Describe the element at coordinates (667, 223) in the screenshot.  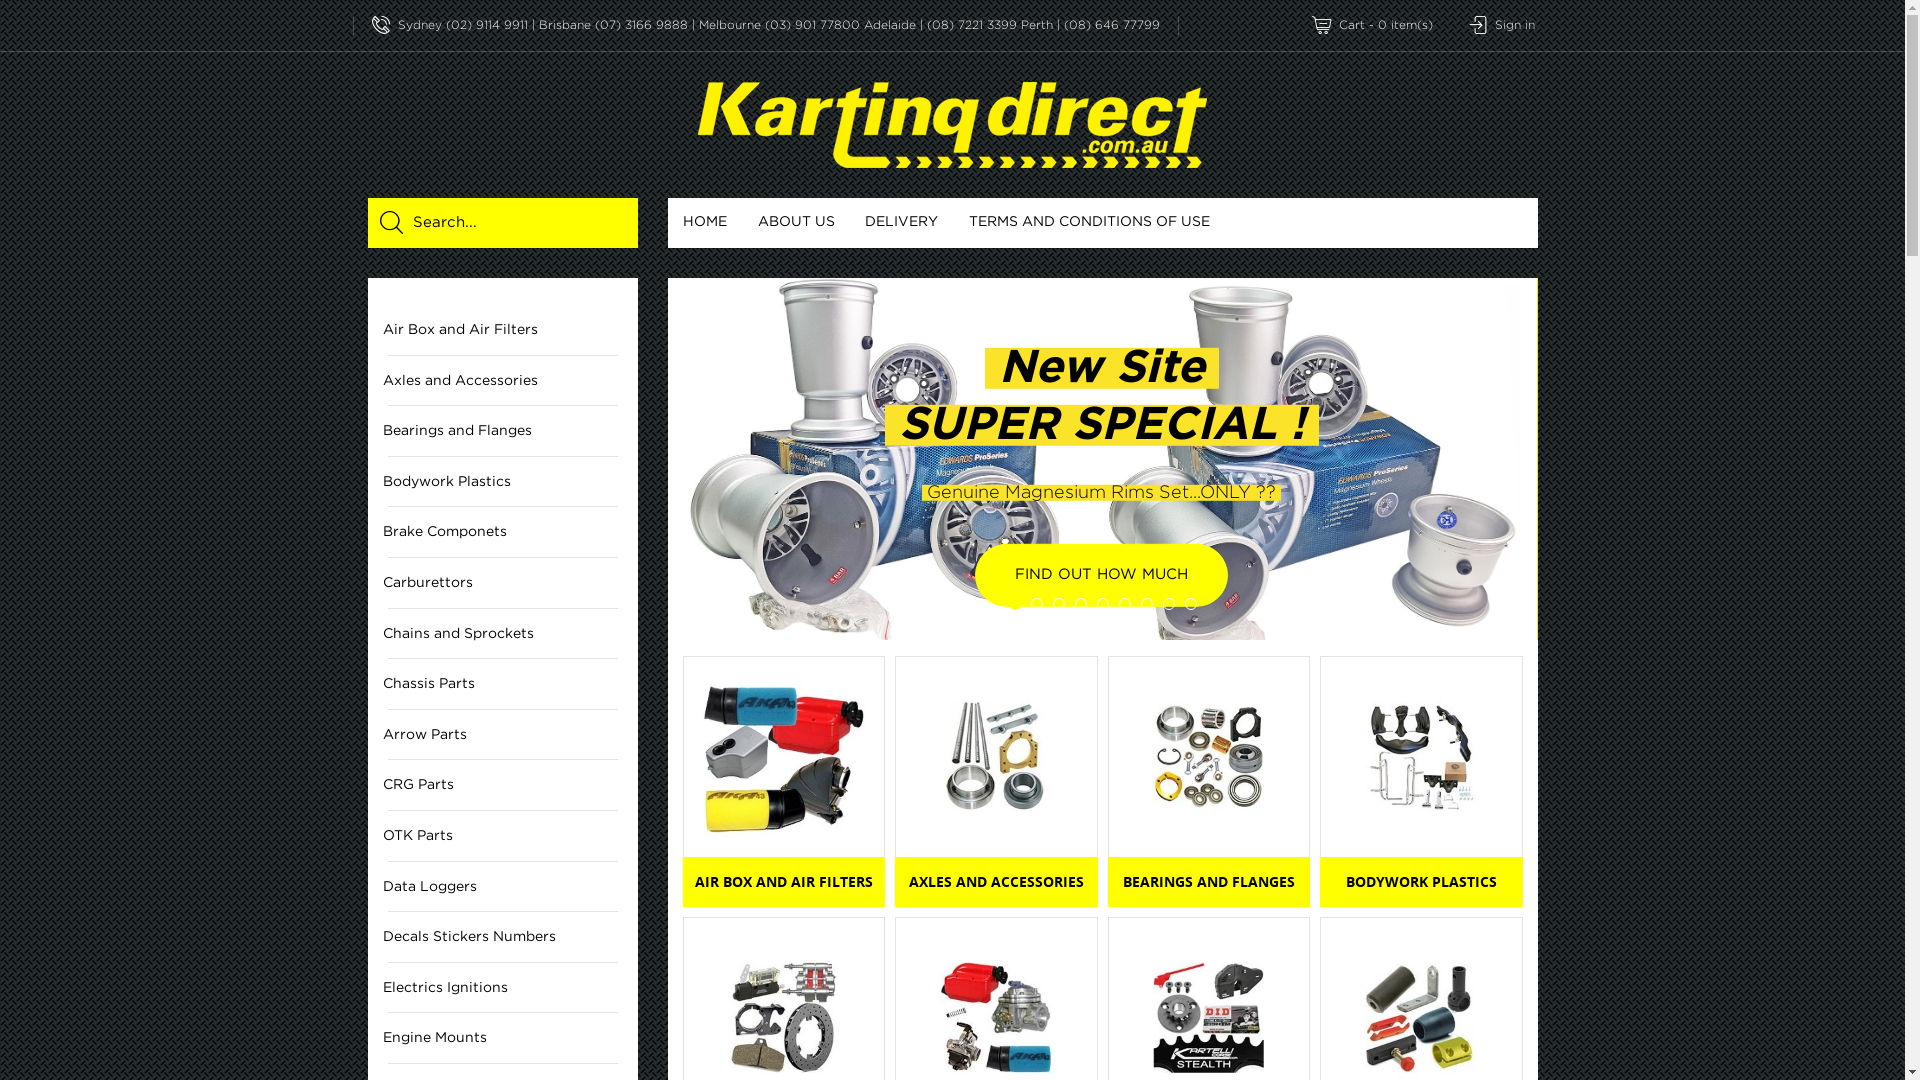
I see `'HOME'` at that location.